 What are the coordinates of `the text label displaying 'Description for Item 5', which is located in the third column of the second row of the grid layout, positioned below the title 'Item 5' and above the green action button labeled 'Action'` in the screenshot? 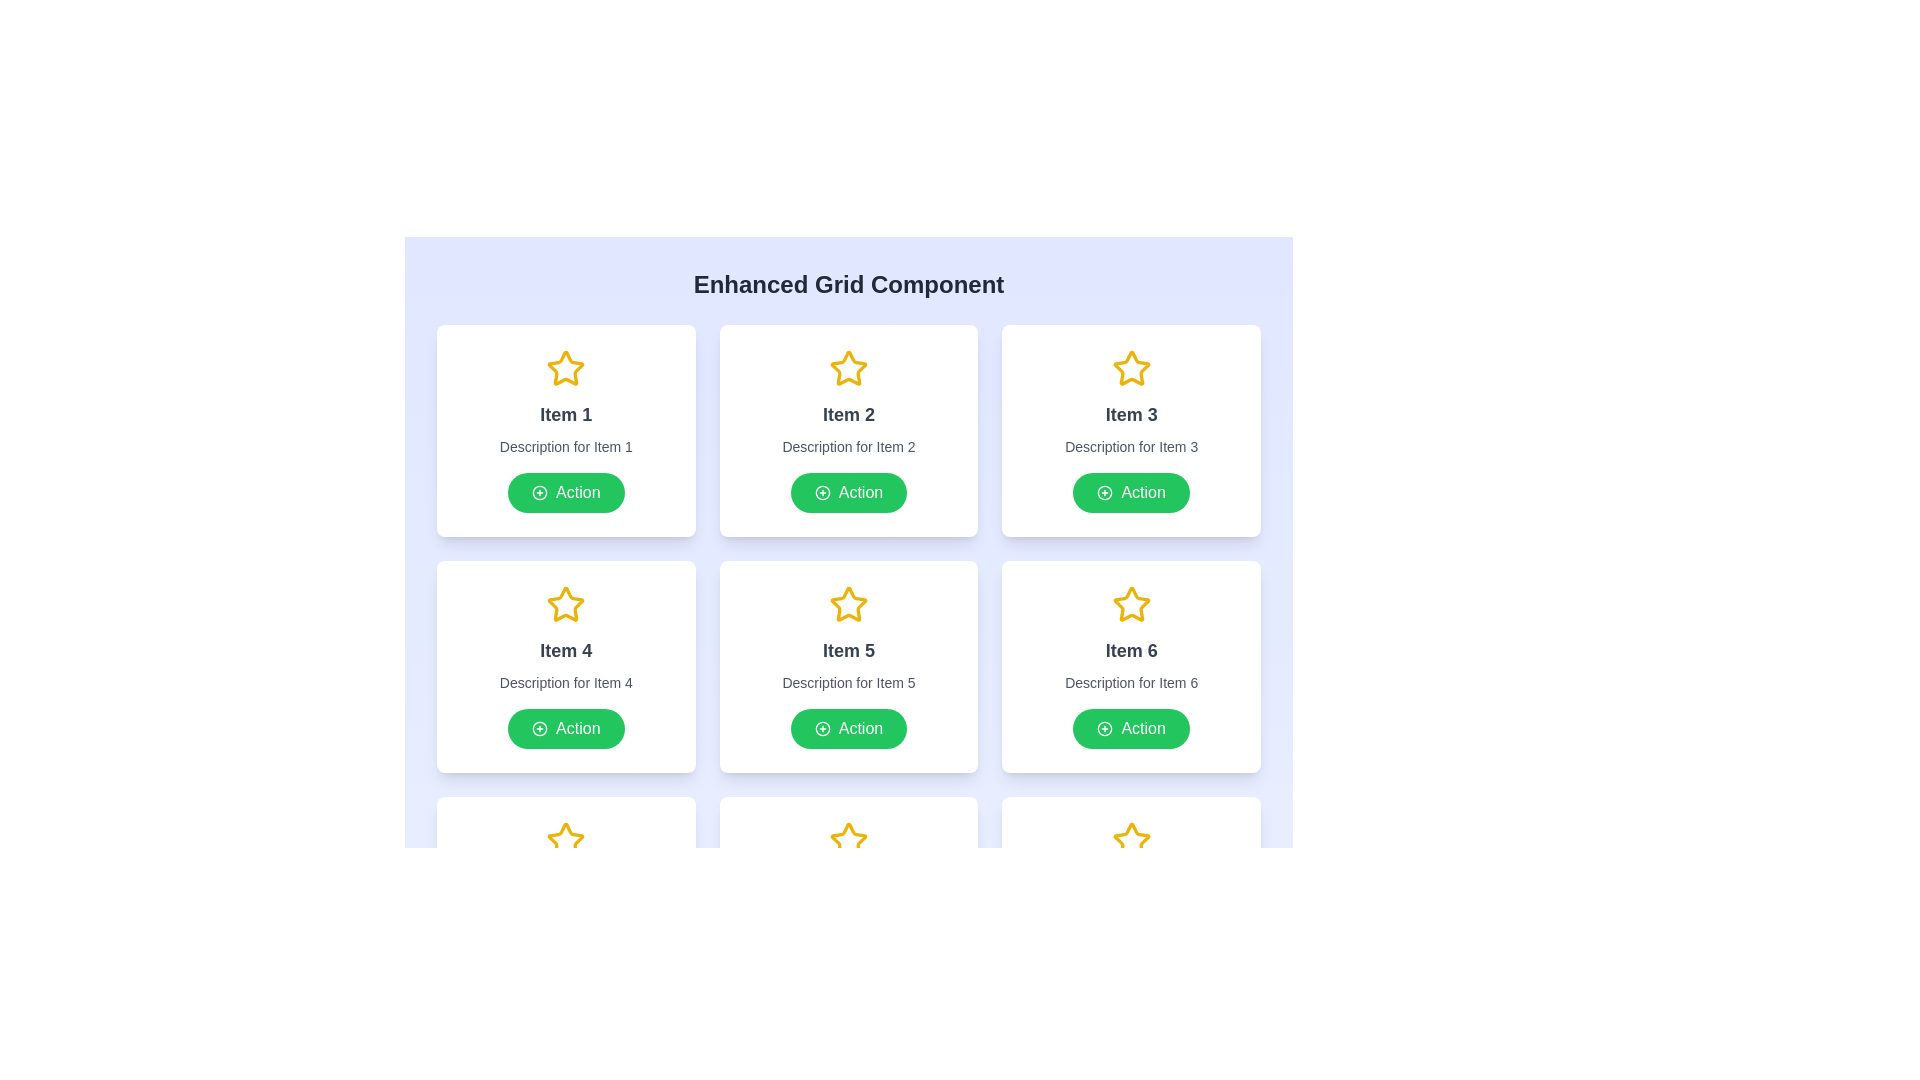 It's located at (849, 681).